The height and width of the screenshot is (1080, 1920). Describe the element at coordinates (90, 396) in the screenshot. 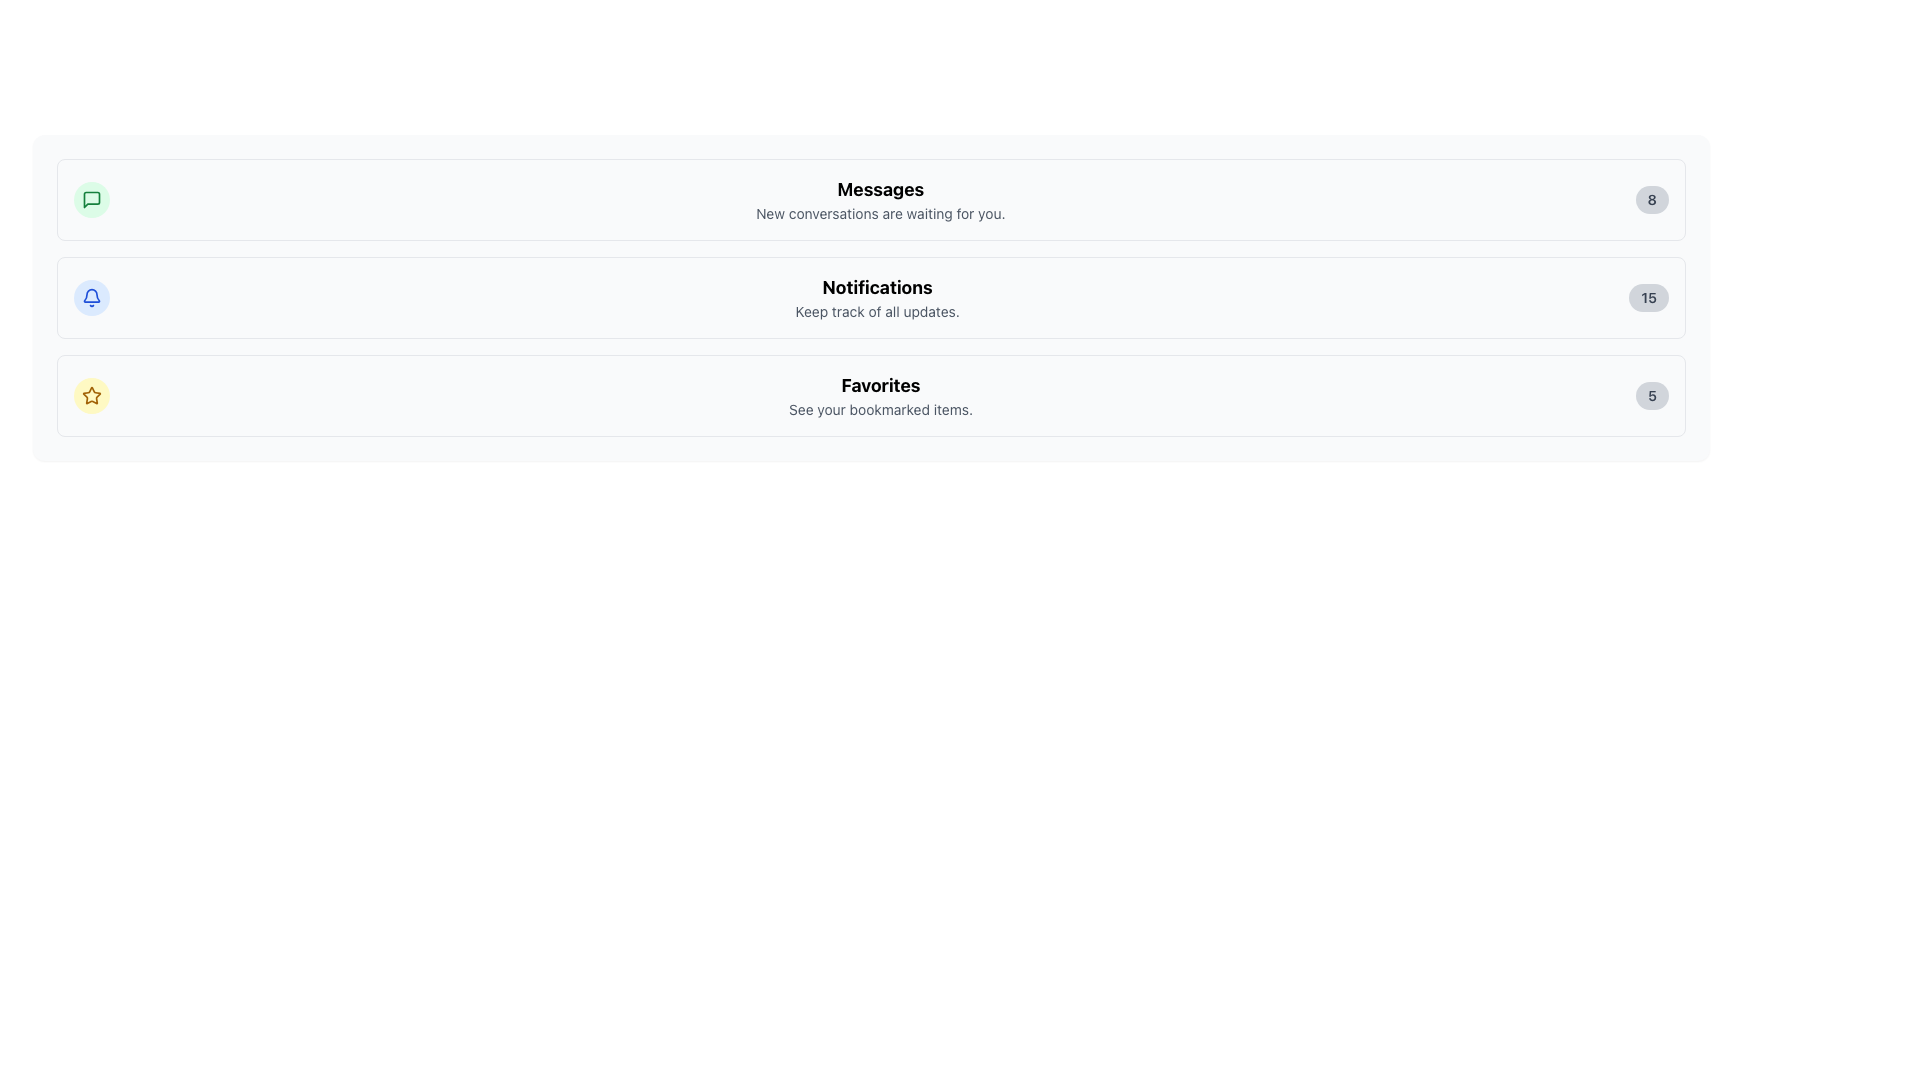

I see `the 'Favorites' icon button, which is a decorative element located within the card labeled 'Favorites' and is the leftmost part of the card` at that location.